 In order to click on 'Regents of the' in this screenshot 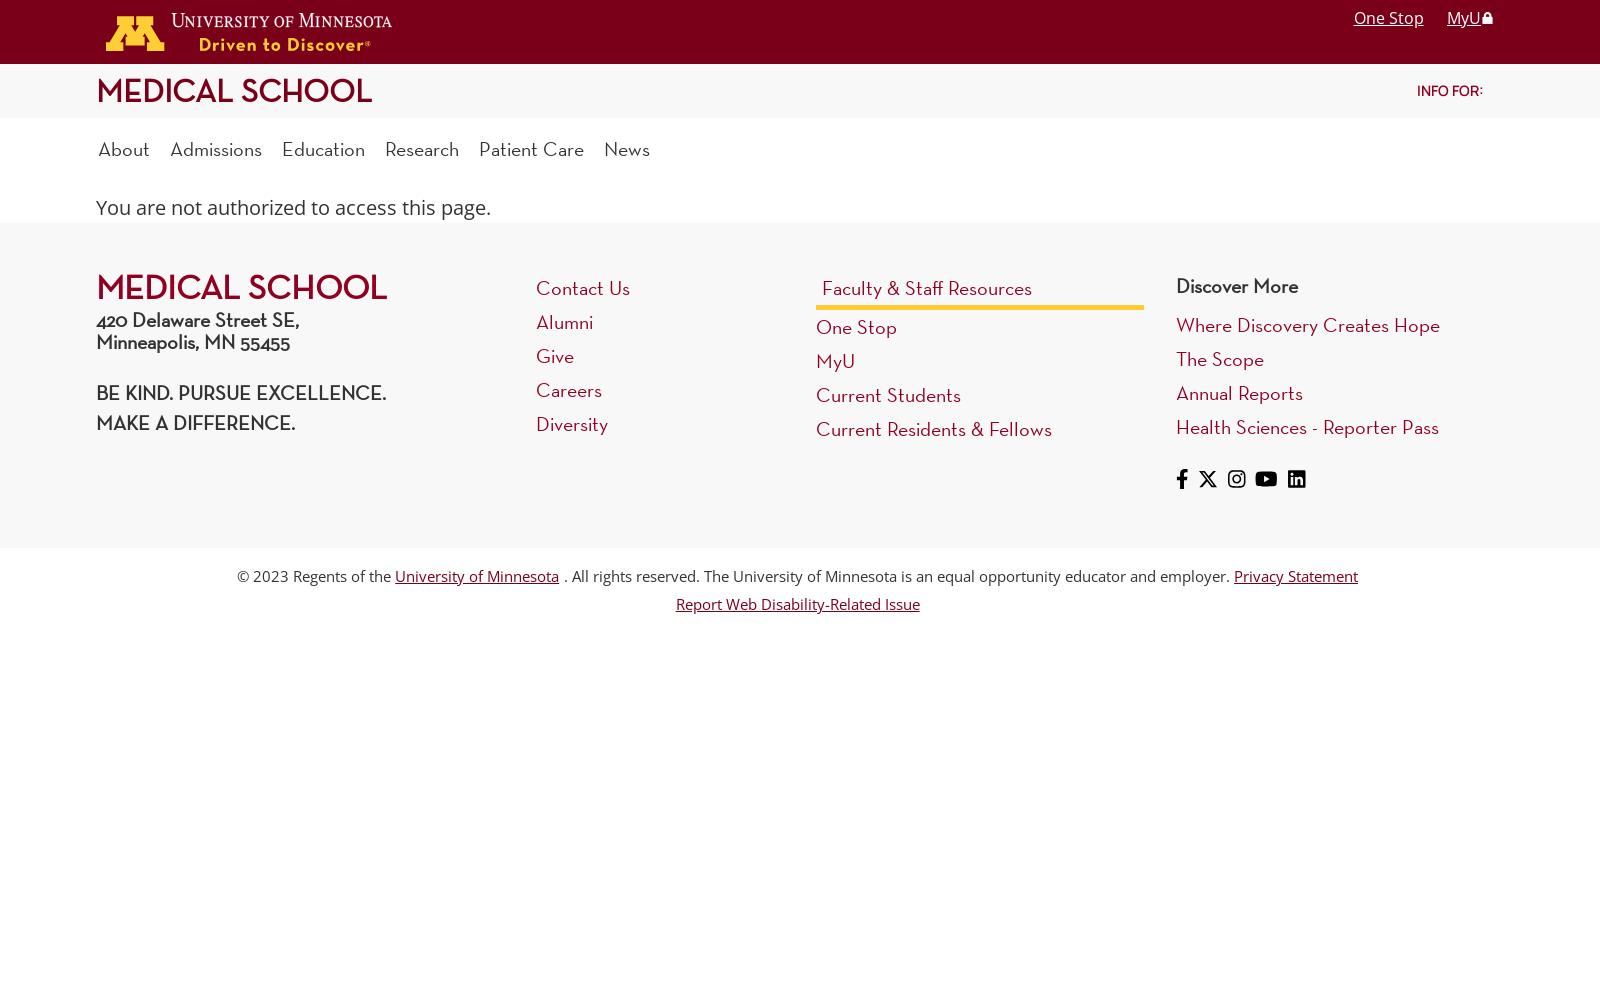, I will do `click(288, 575)`.